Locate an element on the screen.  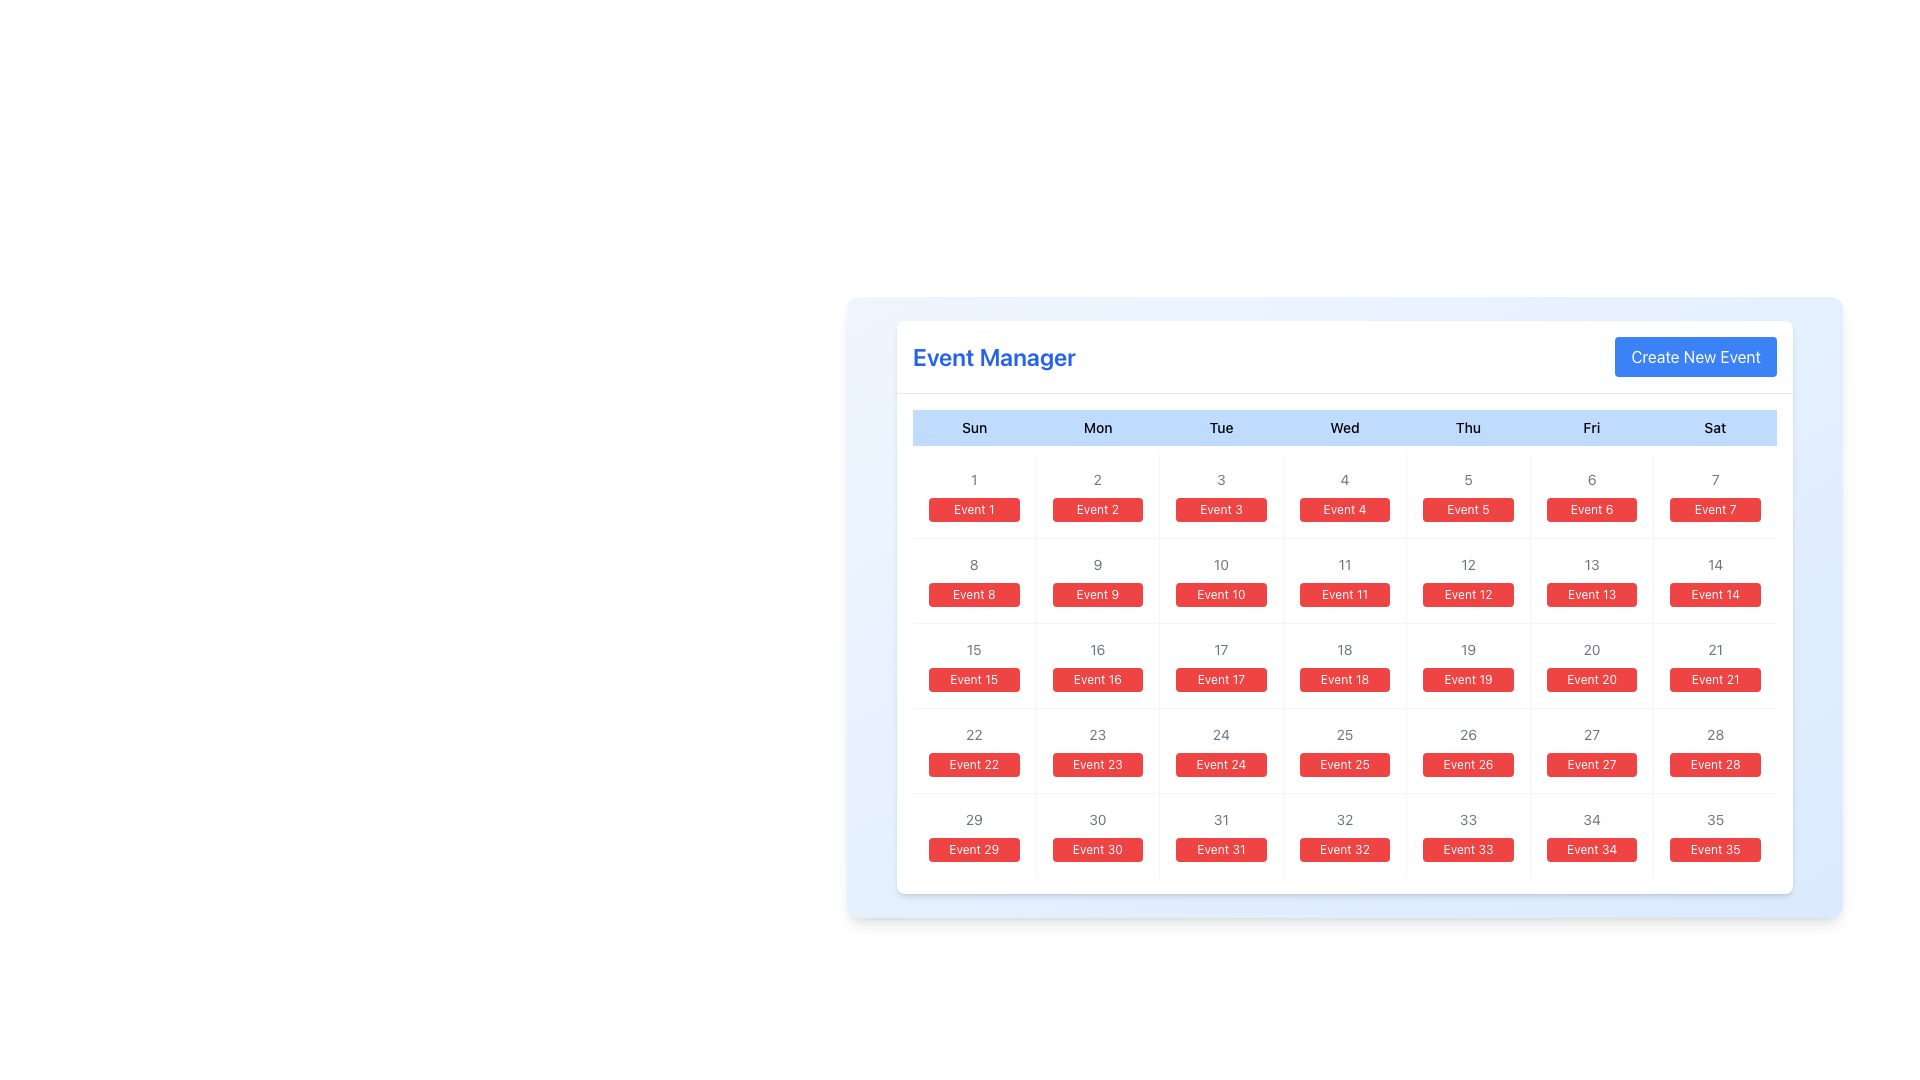
the button-like grid cell displaying '35' and 'Event 35' is located at coordinates (1714, 836).